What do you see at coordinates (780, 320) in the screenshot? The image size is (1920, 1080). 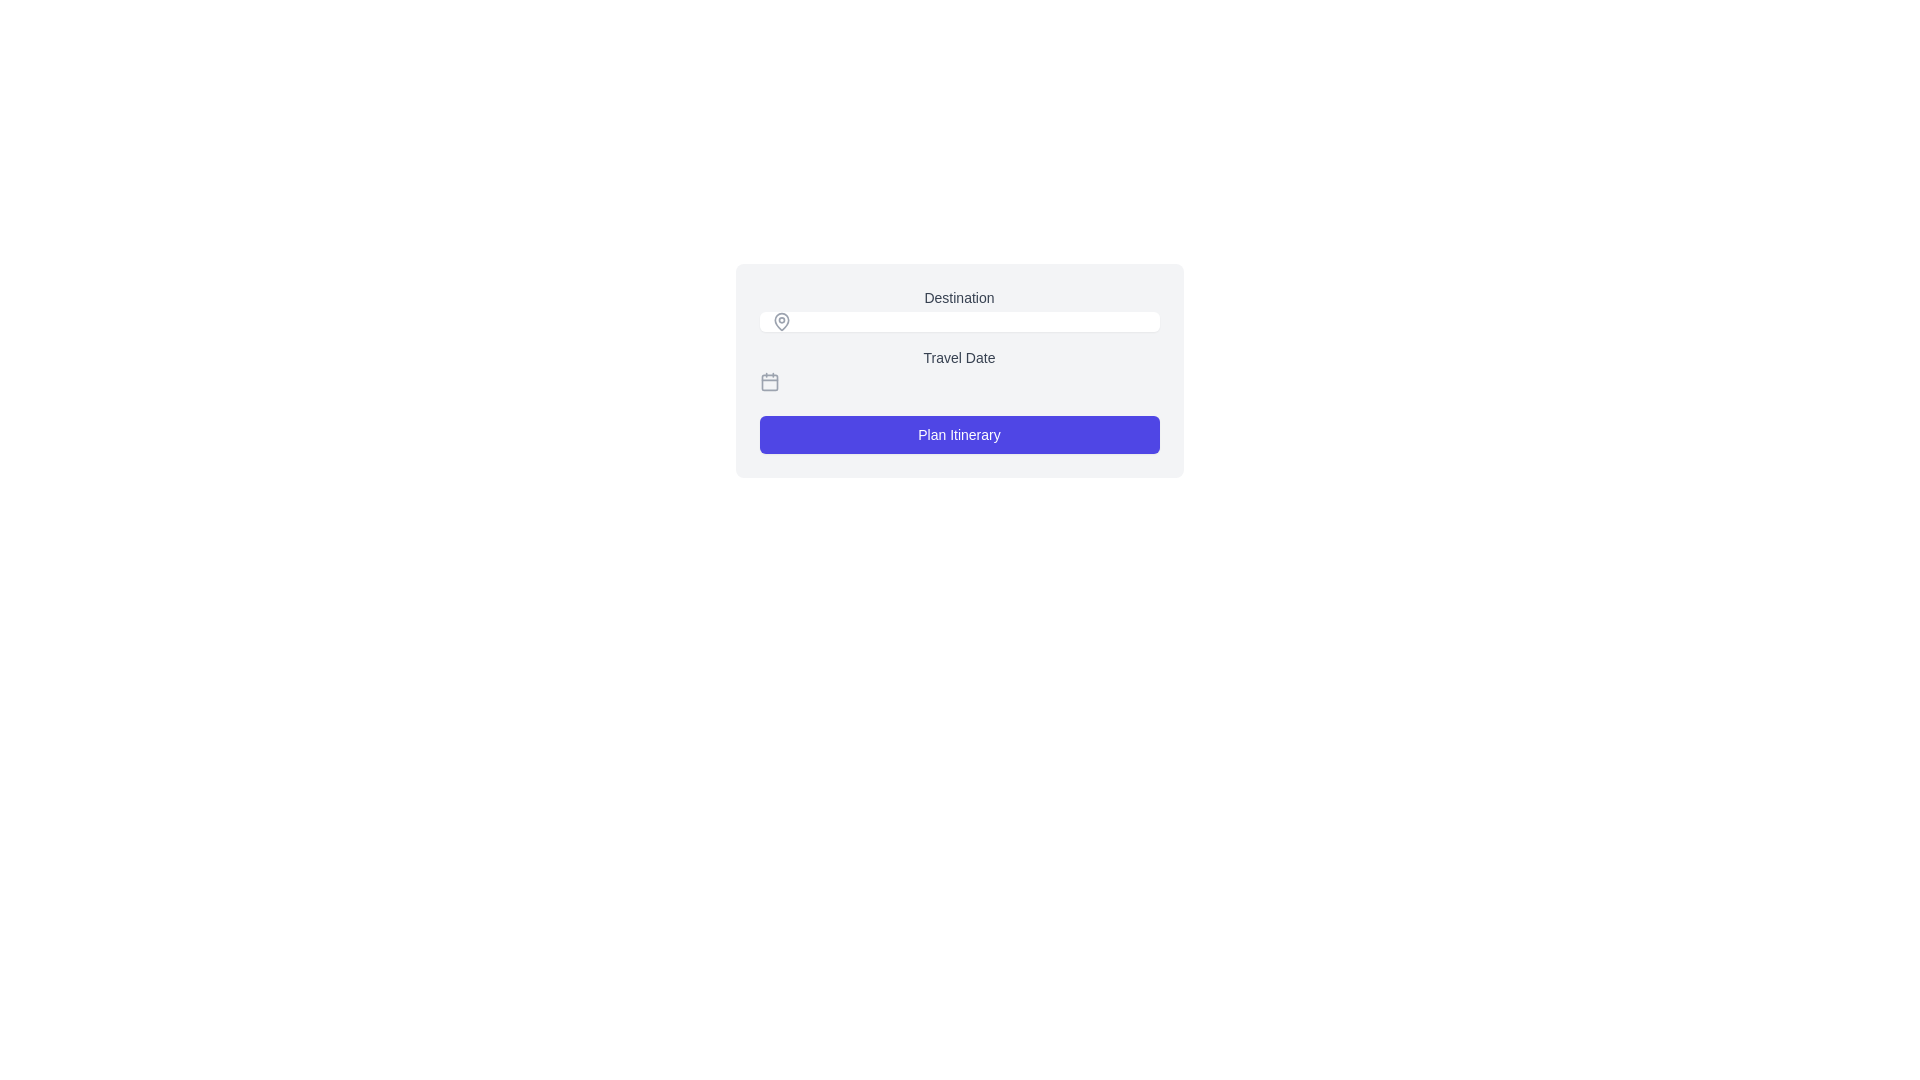 I see `the pin icon located to the left of the 'Destination' input field, which is designed as a gray location marker` at bounding box center [780, 320].